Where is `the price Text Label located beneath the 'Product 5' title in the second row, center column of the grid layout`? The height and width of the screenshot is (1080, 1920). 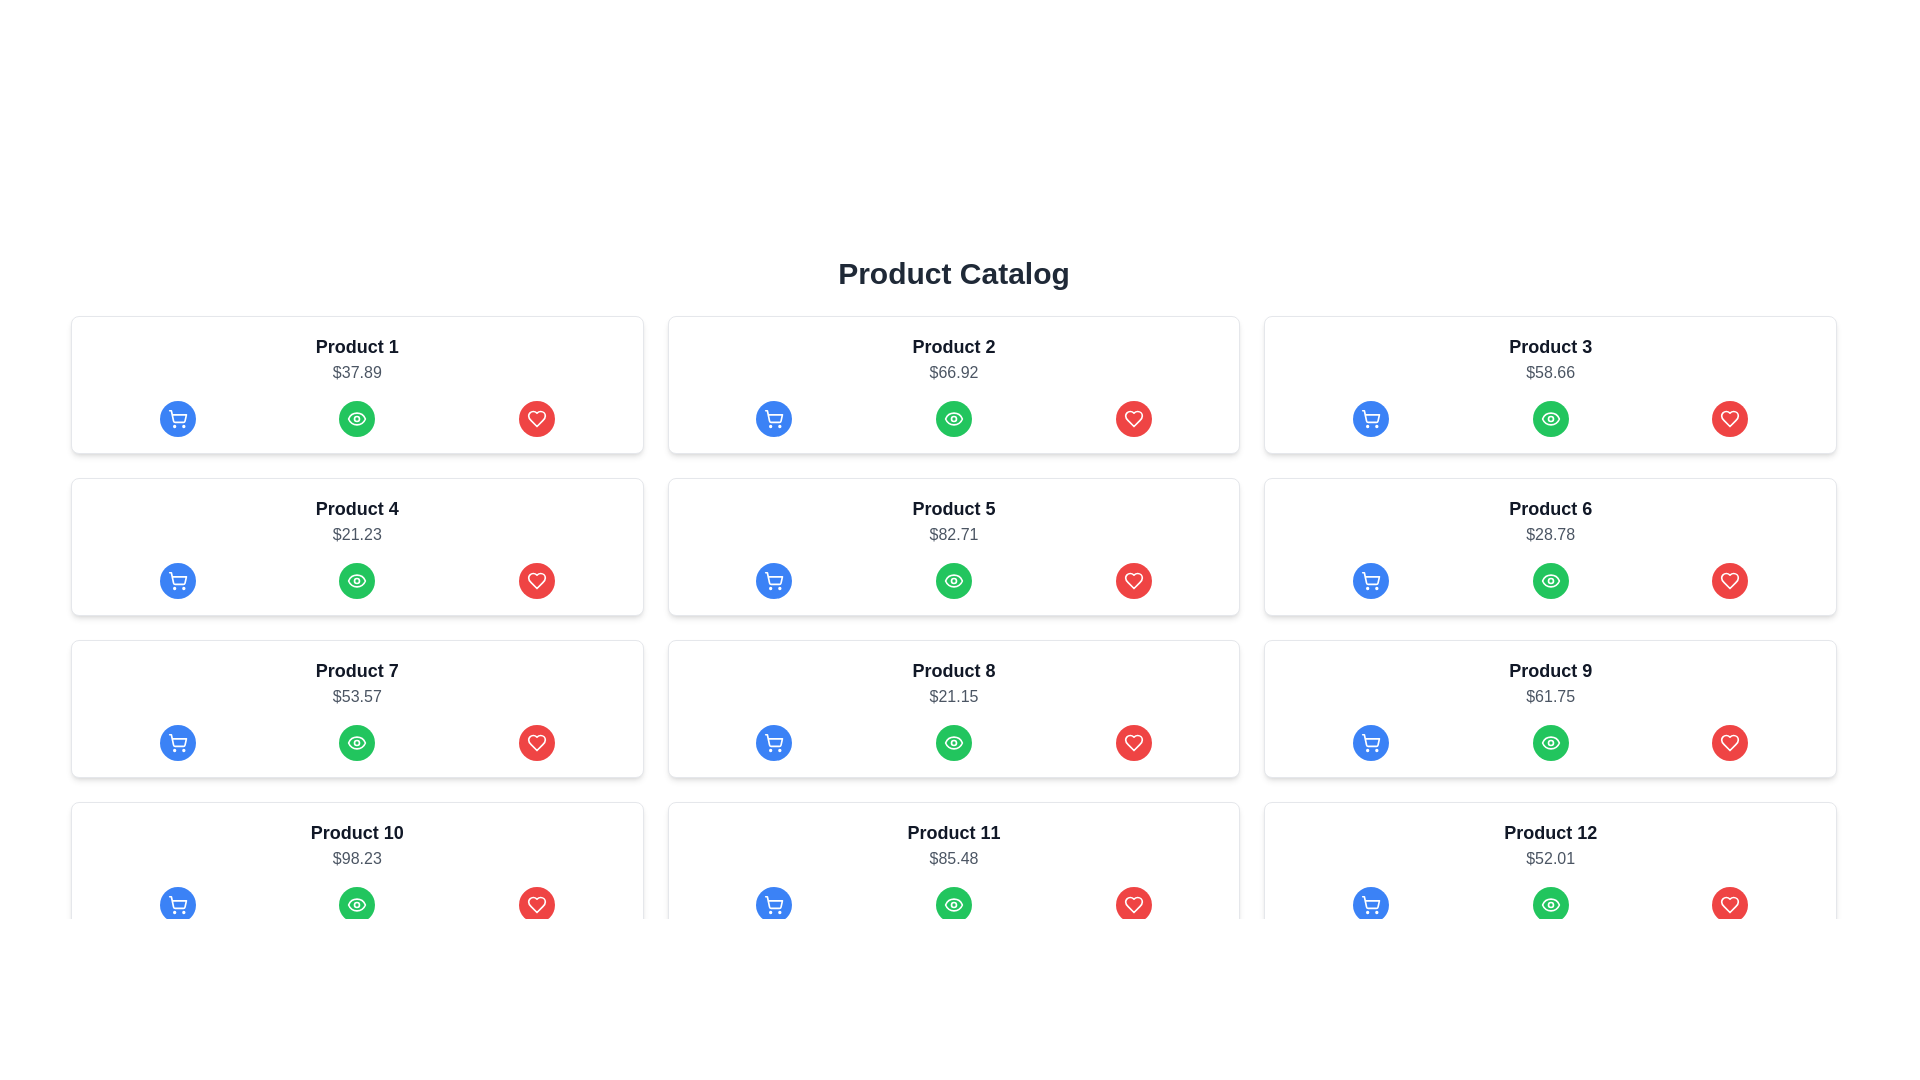
the price Text Label located beneath the 'Product 5' title in the second row, center column of the grid layout is located at coordinates (953, 534).